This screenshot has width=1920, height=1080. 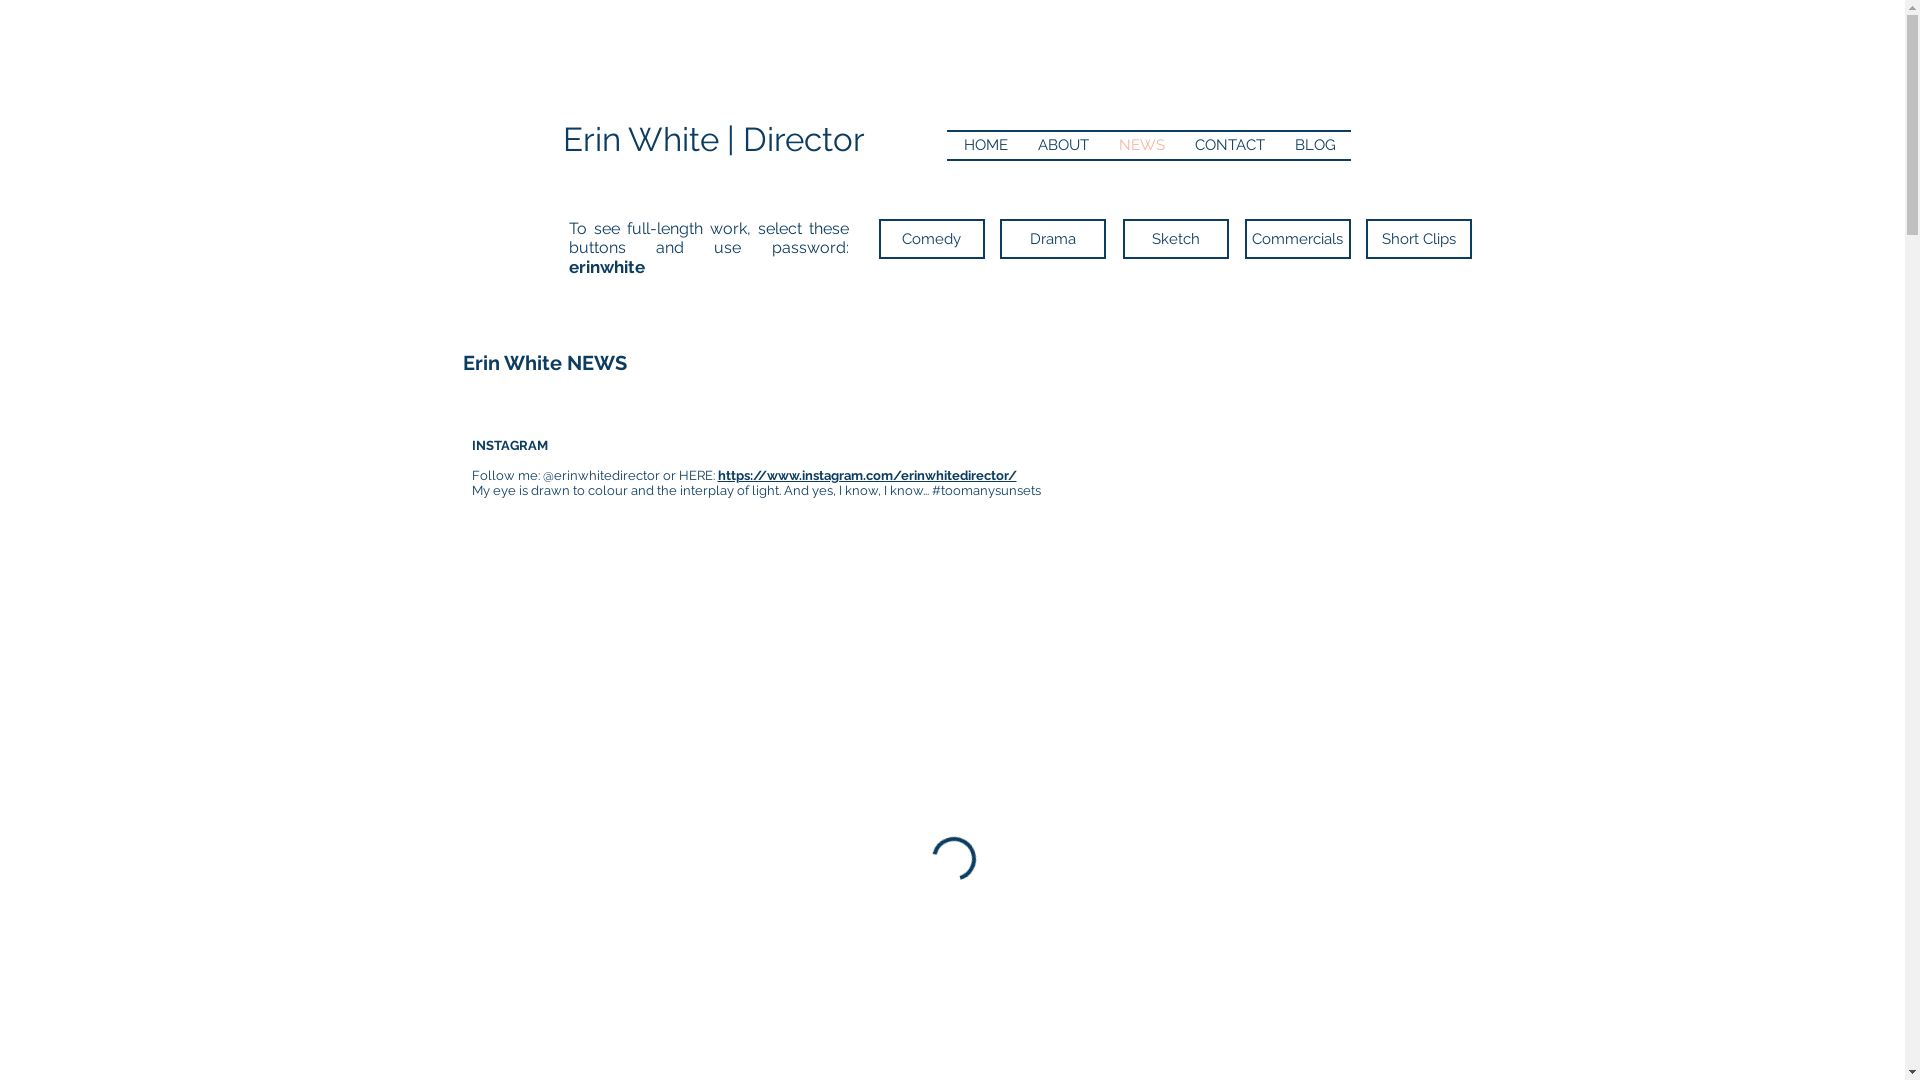 What do you see at coordinates (1296, 238) in the screenshot?
I see `'Commercials'` at bounding box center [1296, 238].